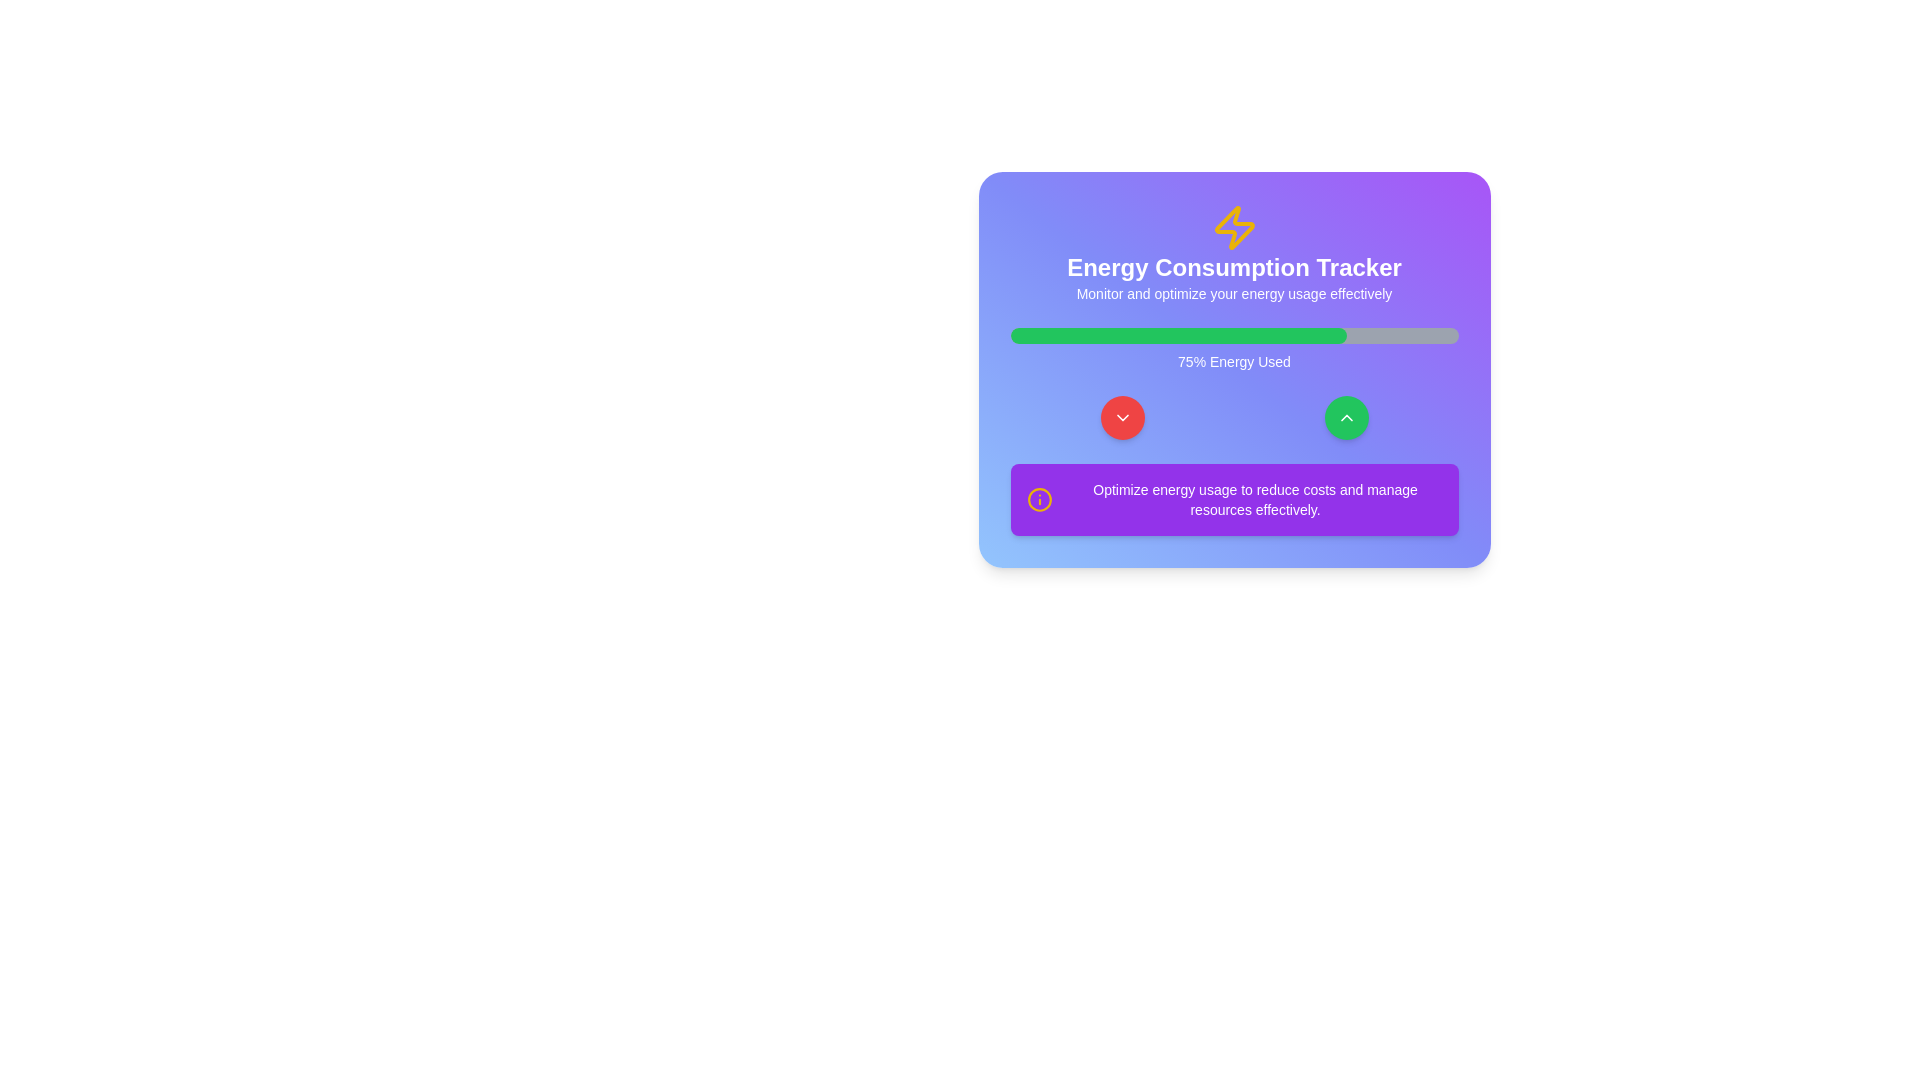 This screenshot has width=1920, height=1080. What do you see at coordinates (1233, 362) in the screenshot?
I see `information displayed on the text label showing '75% Energy Used', which is centered beneath the progress bar in a card interface` at bounding box center [1233, 362].